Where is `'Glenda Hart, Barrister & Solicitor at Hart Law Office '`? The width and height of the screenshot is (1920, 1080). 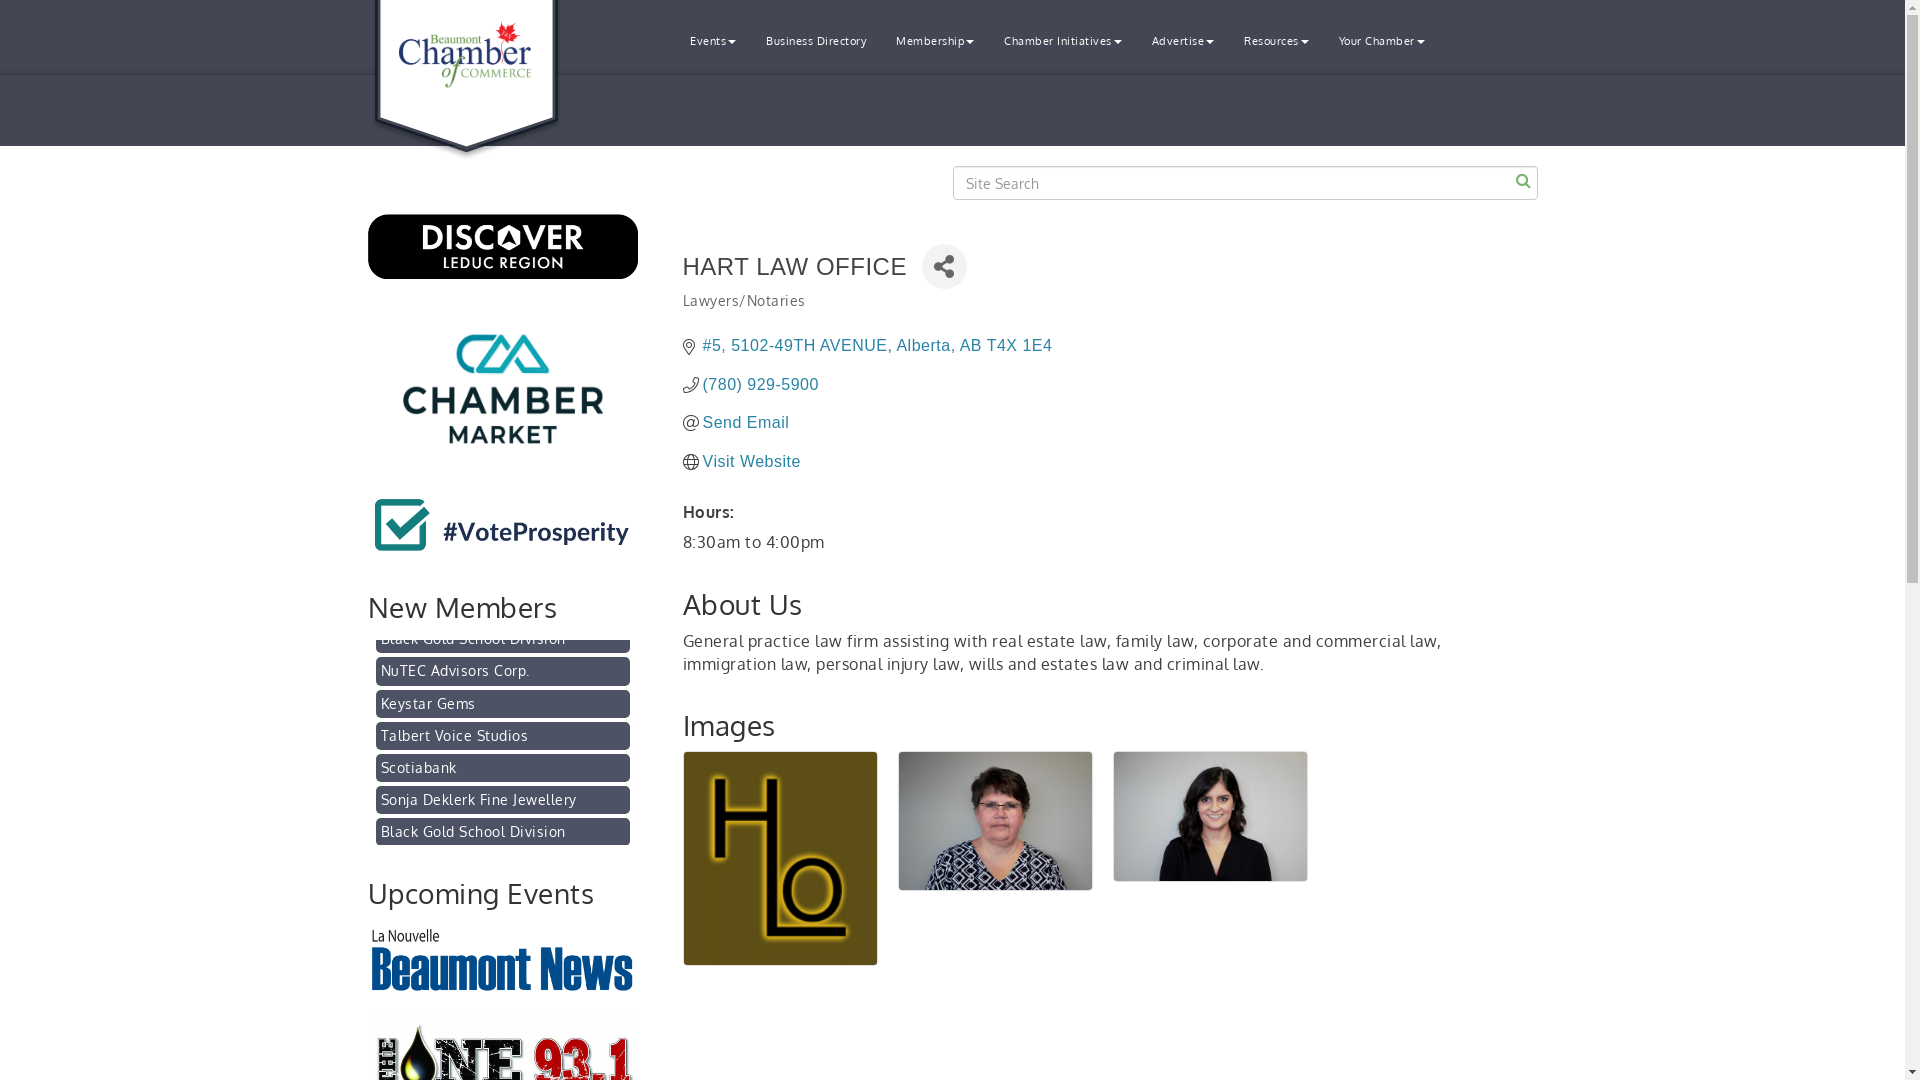
'Glenda Hart, Barrister & Solicitor at Hart Law Office ' is located at coordinates (994, 821).